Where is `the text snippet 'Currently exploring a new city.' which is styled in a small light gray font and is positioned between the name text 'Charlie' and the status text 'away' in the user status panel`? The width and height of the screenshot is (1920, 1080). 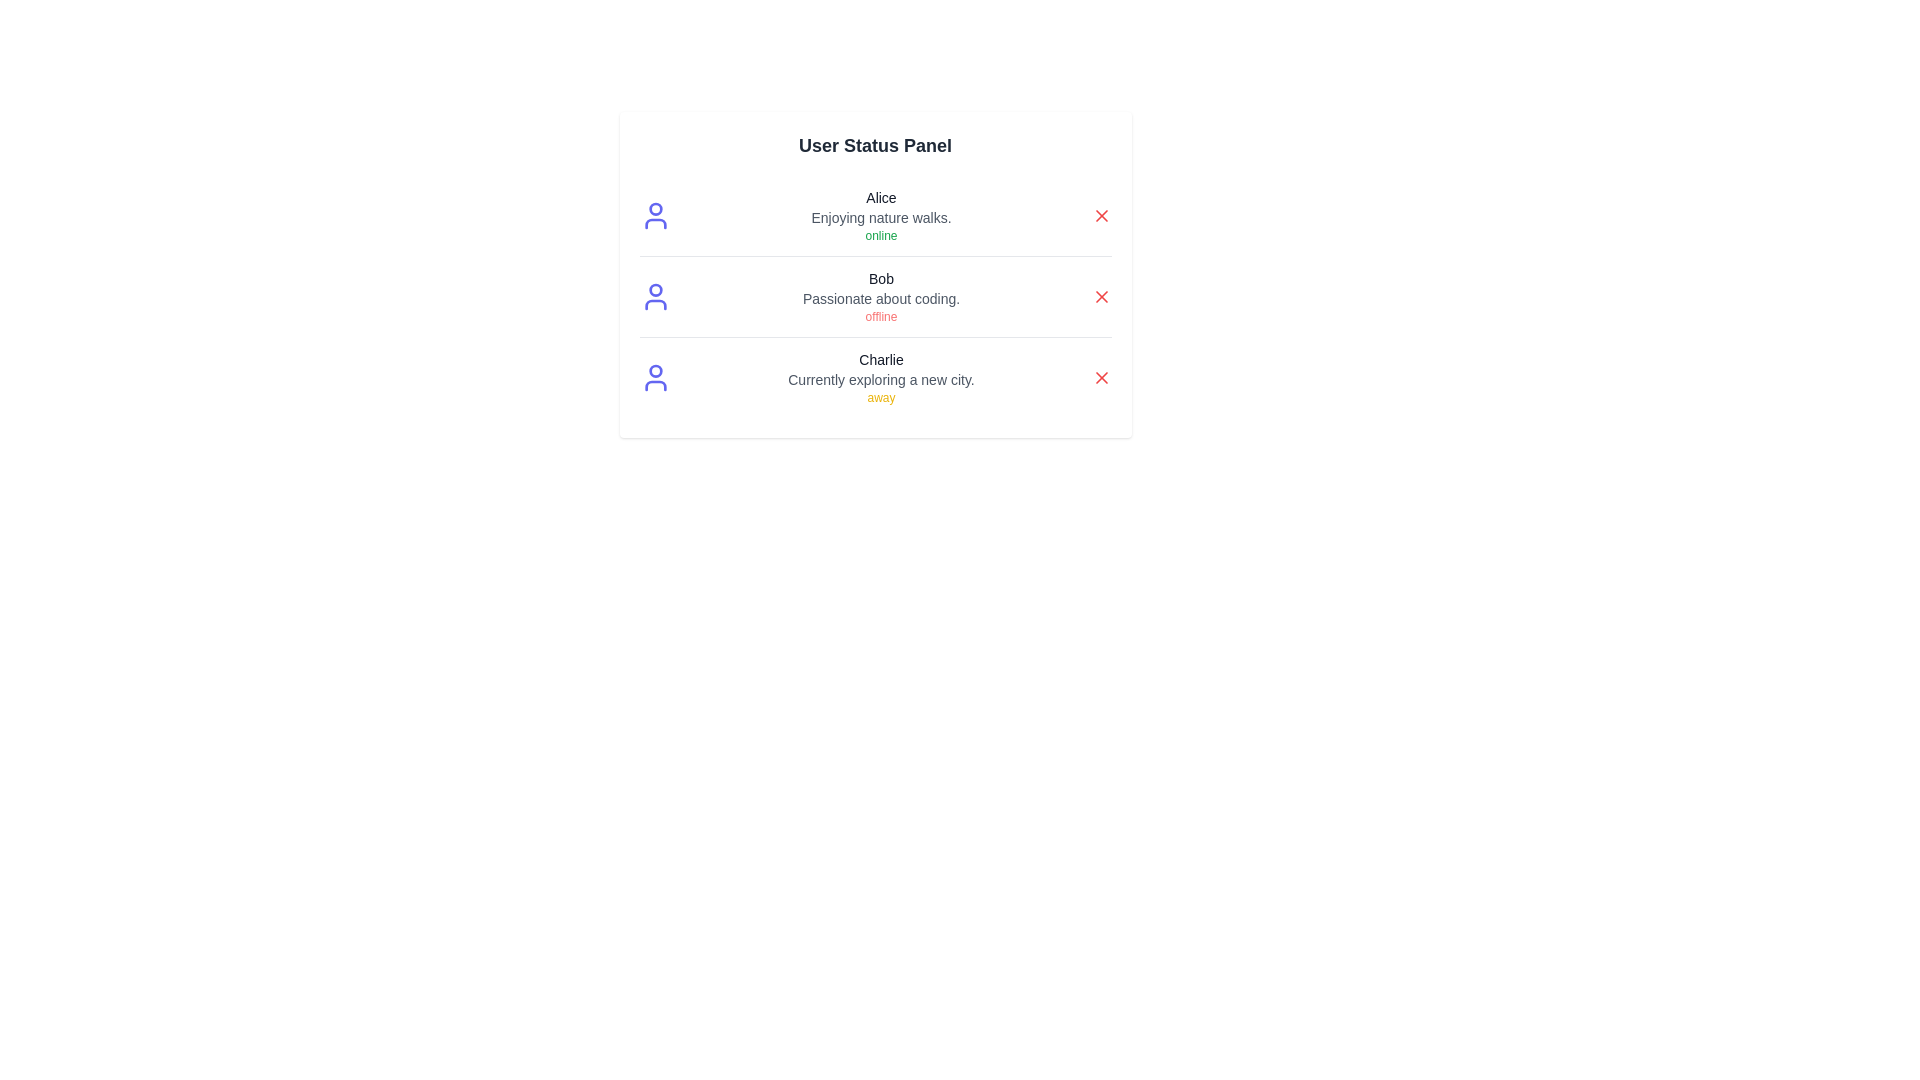 the text snippet 'Currently exploring a new city.' which is styled in a small light gray font and is positioned between the name text 'Charlie' and the status text 'away' in the user status panel is located at coordinates (880, 380).